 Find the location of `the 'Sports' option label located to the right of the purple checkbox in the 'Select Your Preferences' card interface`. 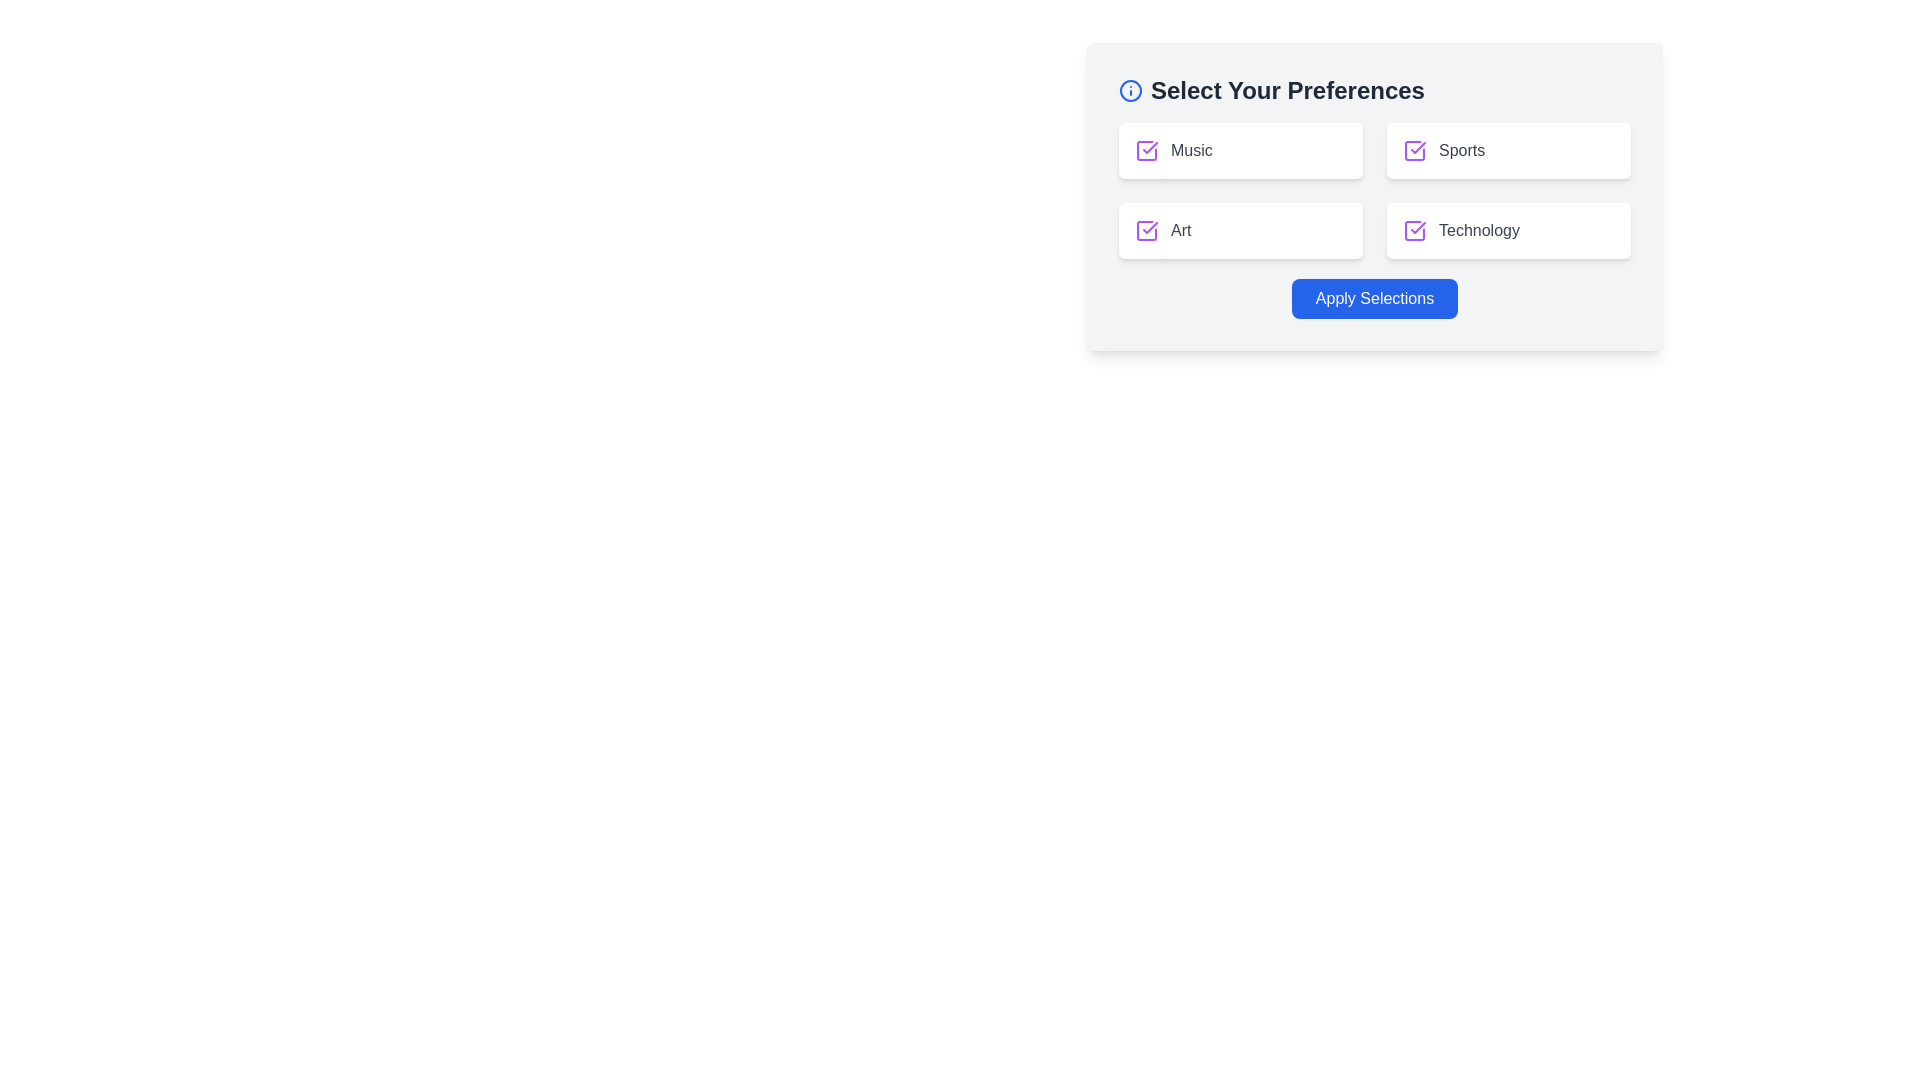

the 'Sports' option label located to the right of the purple checkbox in the 'Select Your Preferences' card interface is located at coordinates (1508, 149).